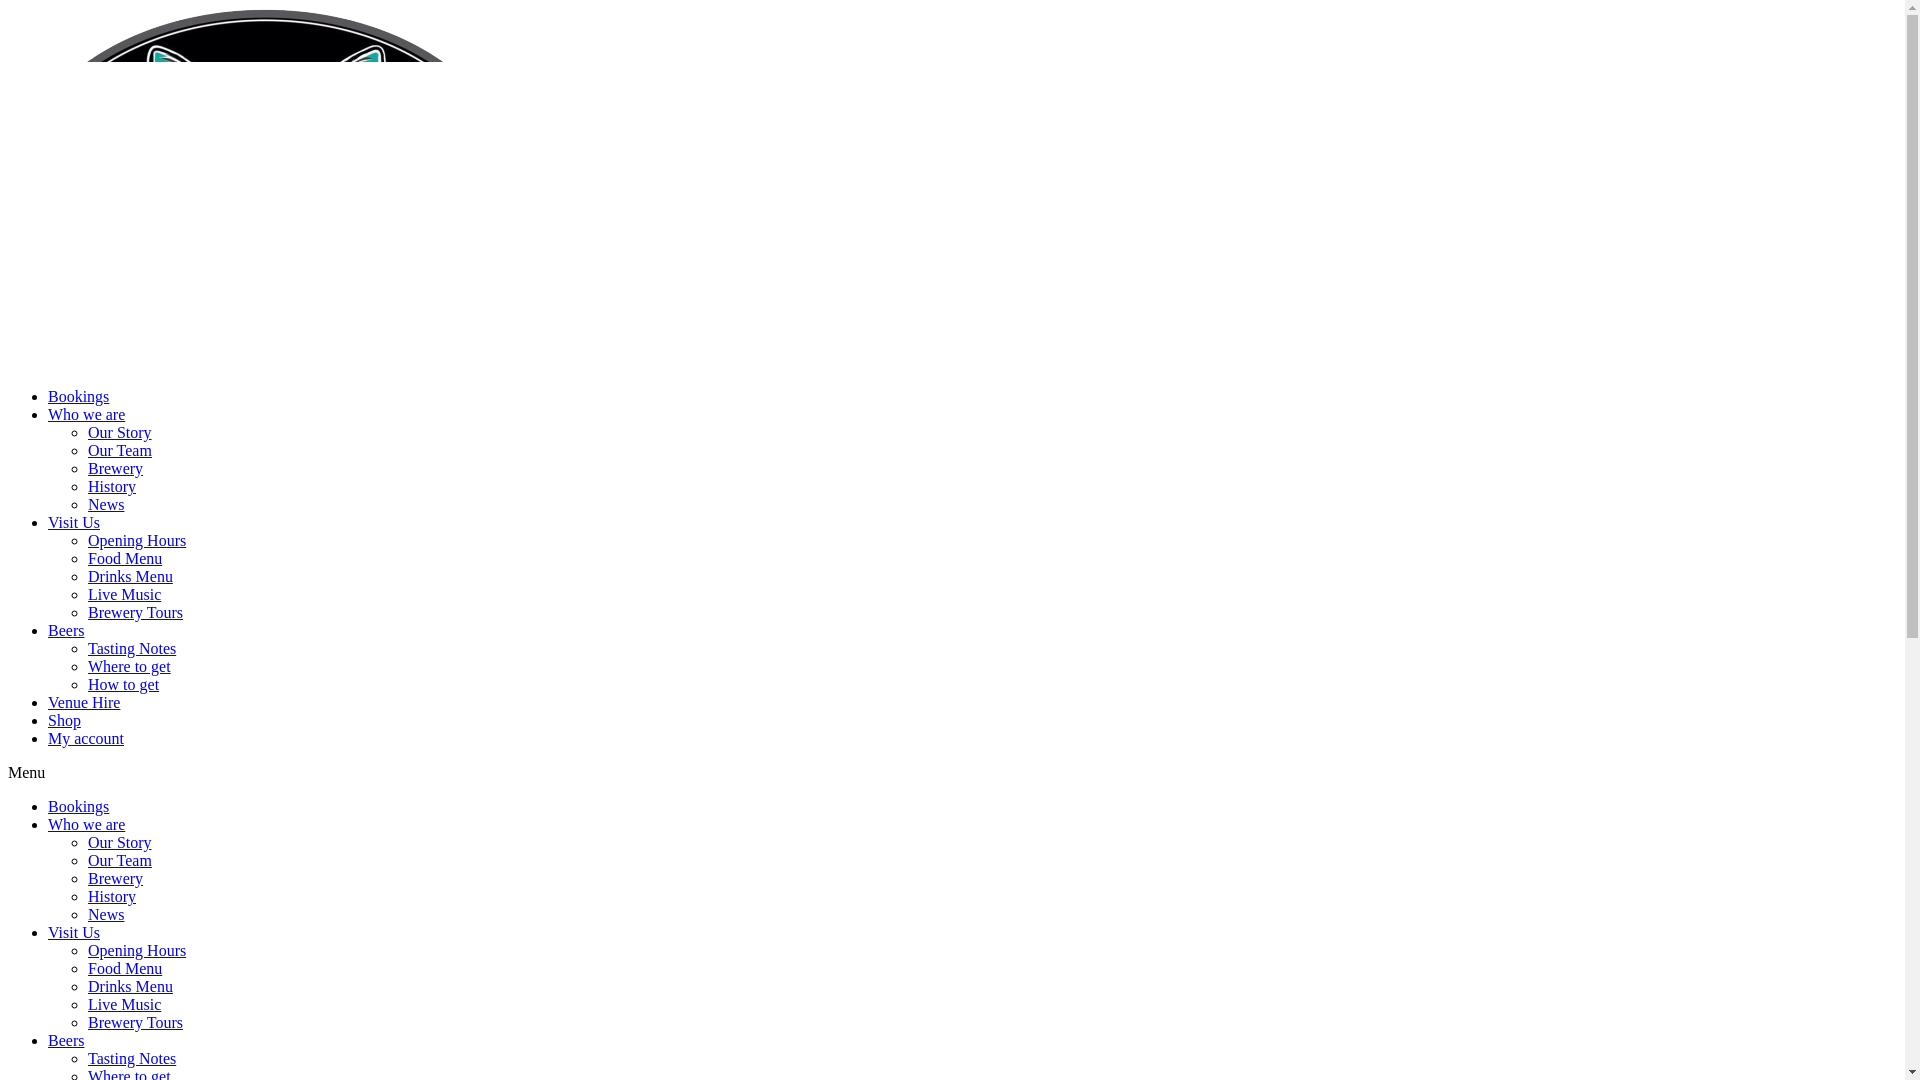 Image resolution: width=1920 pixels, height=1080 pixels. What do you see at coordinates (130, 1057) in the screenshot?
I see `'Tasting Notes'` at bounding box center [130, 1057].